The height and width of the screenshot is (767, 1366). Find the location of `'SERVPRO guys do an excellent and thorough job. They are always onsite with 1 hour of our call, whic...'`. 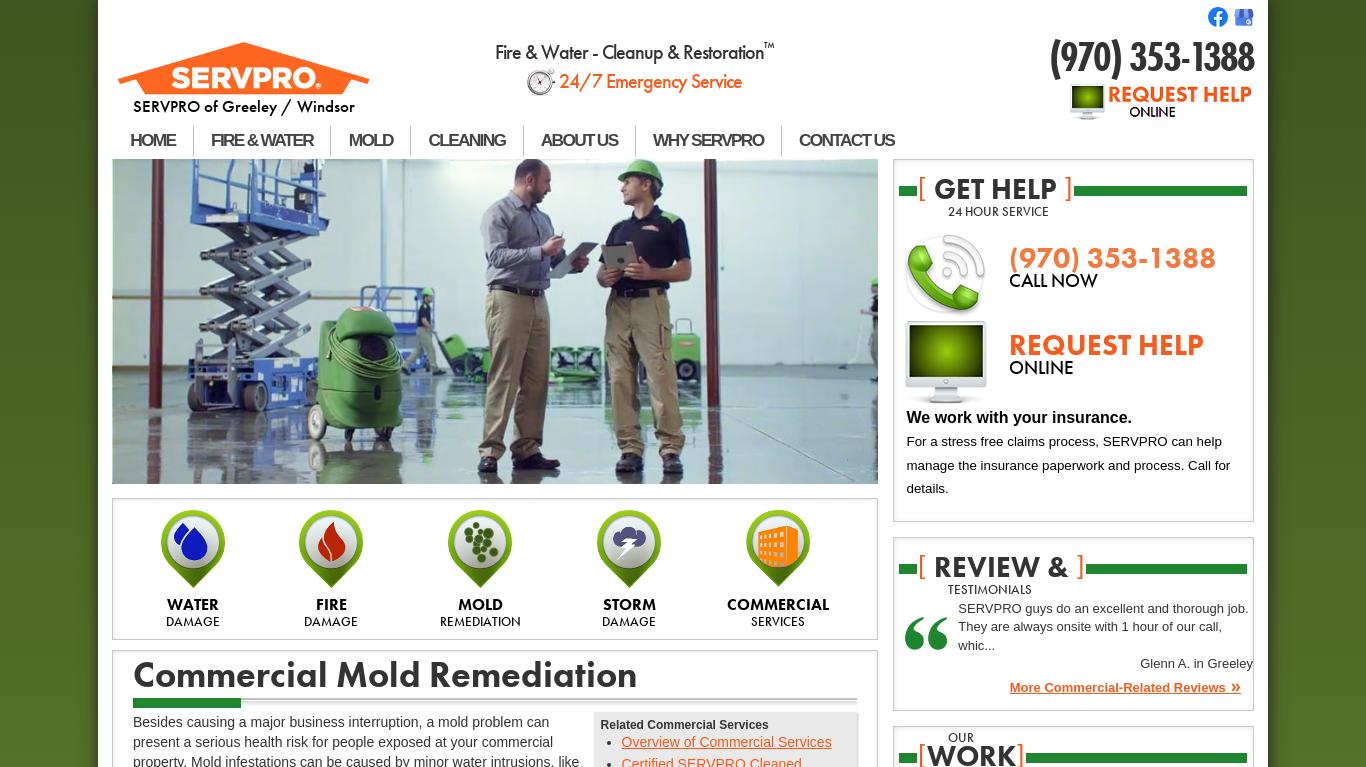

'SERVPRO guys do an excellent and thorough job. They are always onsite with 1 hour of our call, whic...' is located at coordinates (1102, 626).